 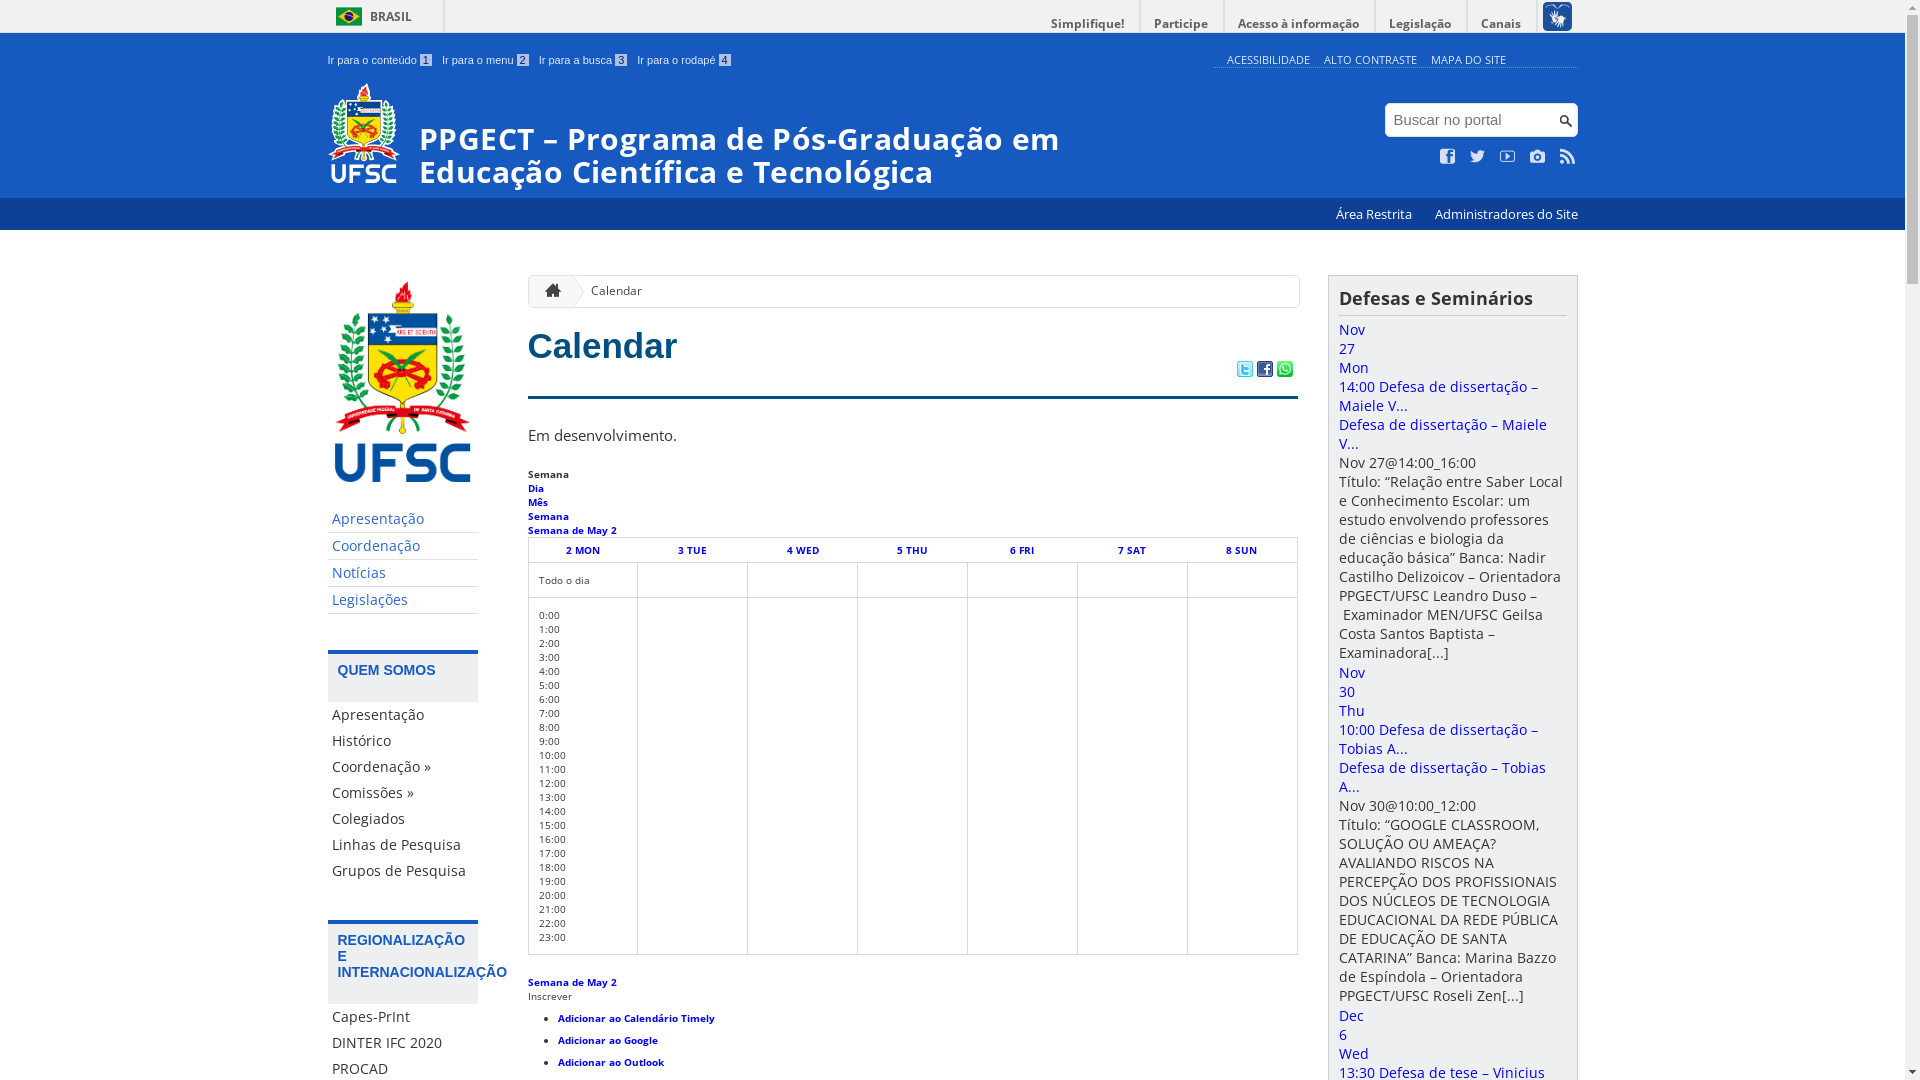 What do you see at coordinates (1440, 156) in the screenshot?
I see `'Curta no Facebook'` at bounding box center [1440, 156].